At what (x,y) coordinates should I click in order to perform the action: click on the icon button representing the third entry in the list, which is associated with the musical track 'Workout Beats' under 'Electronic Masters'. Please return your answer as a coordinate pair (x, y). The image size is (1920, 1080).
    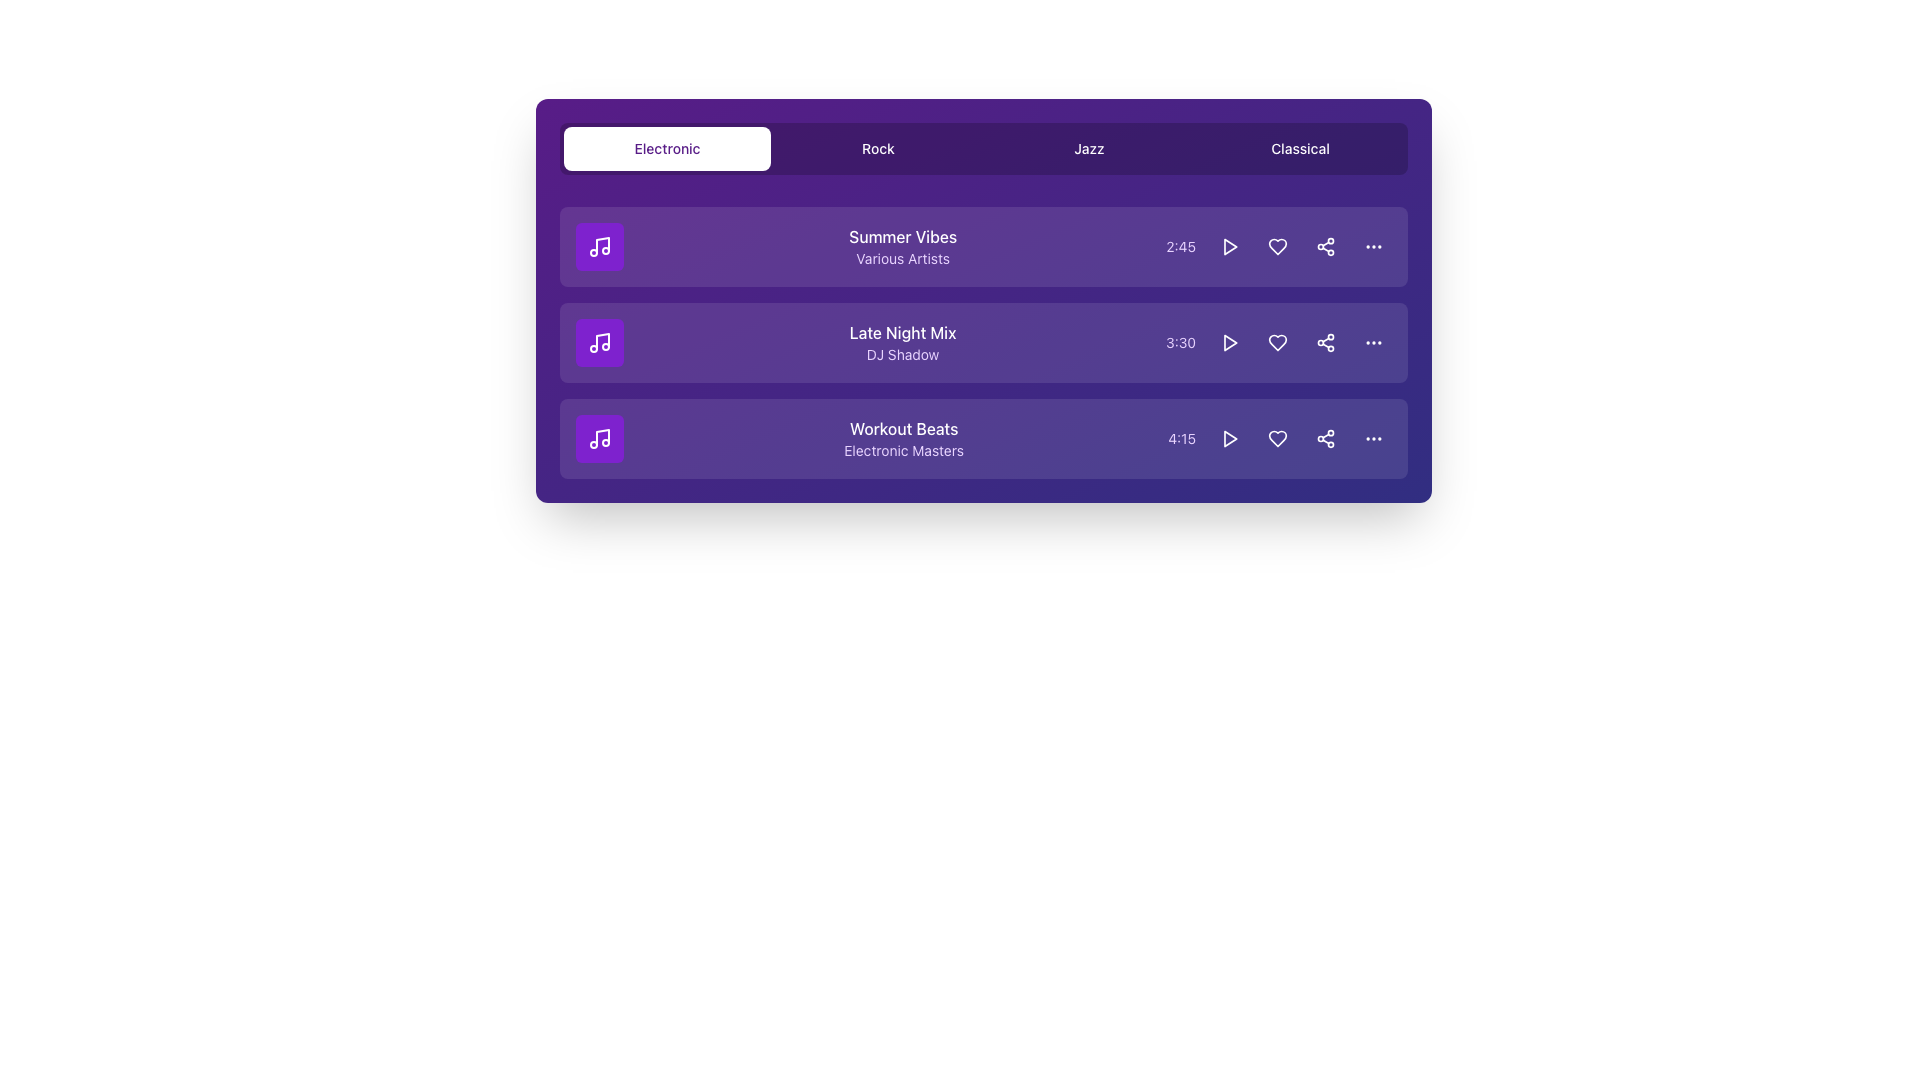
    Looking at the image, I should click on (599, 438).